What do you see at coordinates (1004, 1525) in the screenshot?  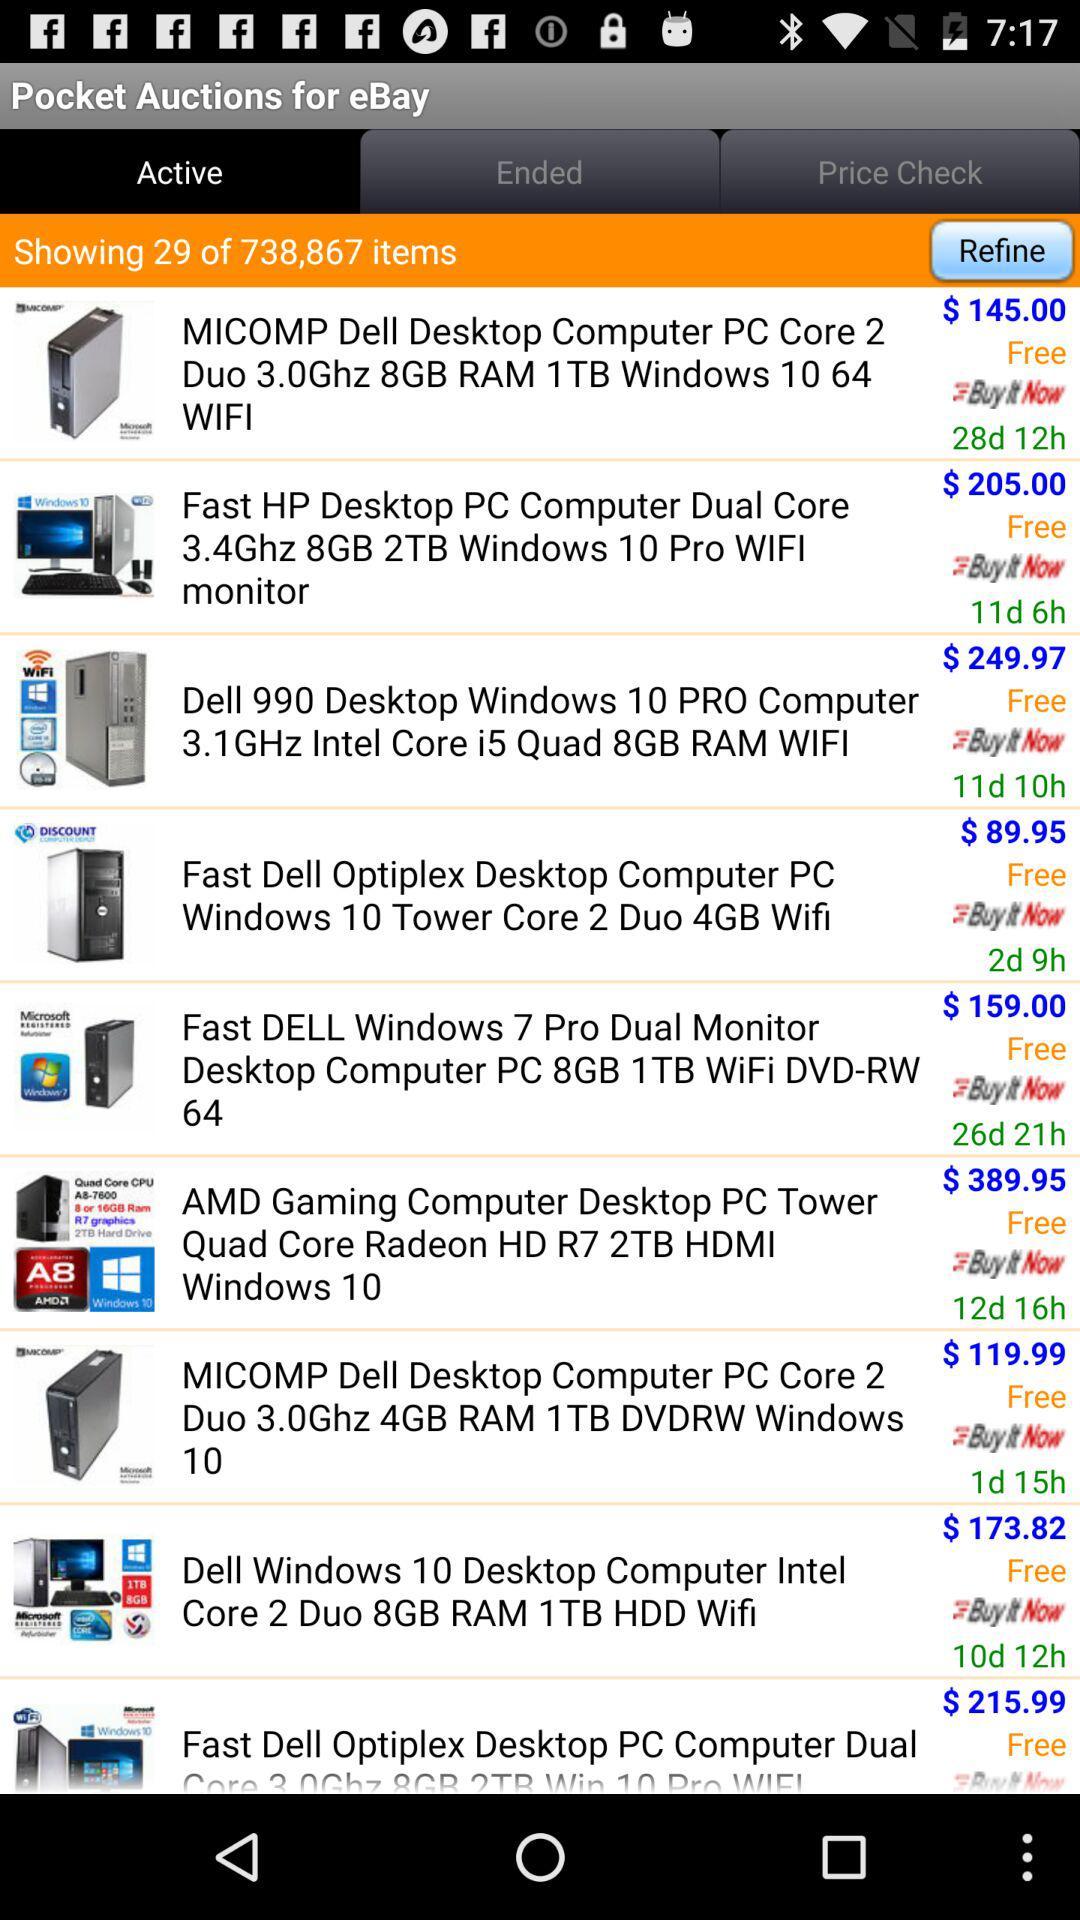 I see `the app above the free app` at bounding box center [1004, 1525].